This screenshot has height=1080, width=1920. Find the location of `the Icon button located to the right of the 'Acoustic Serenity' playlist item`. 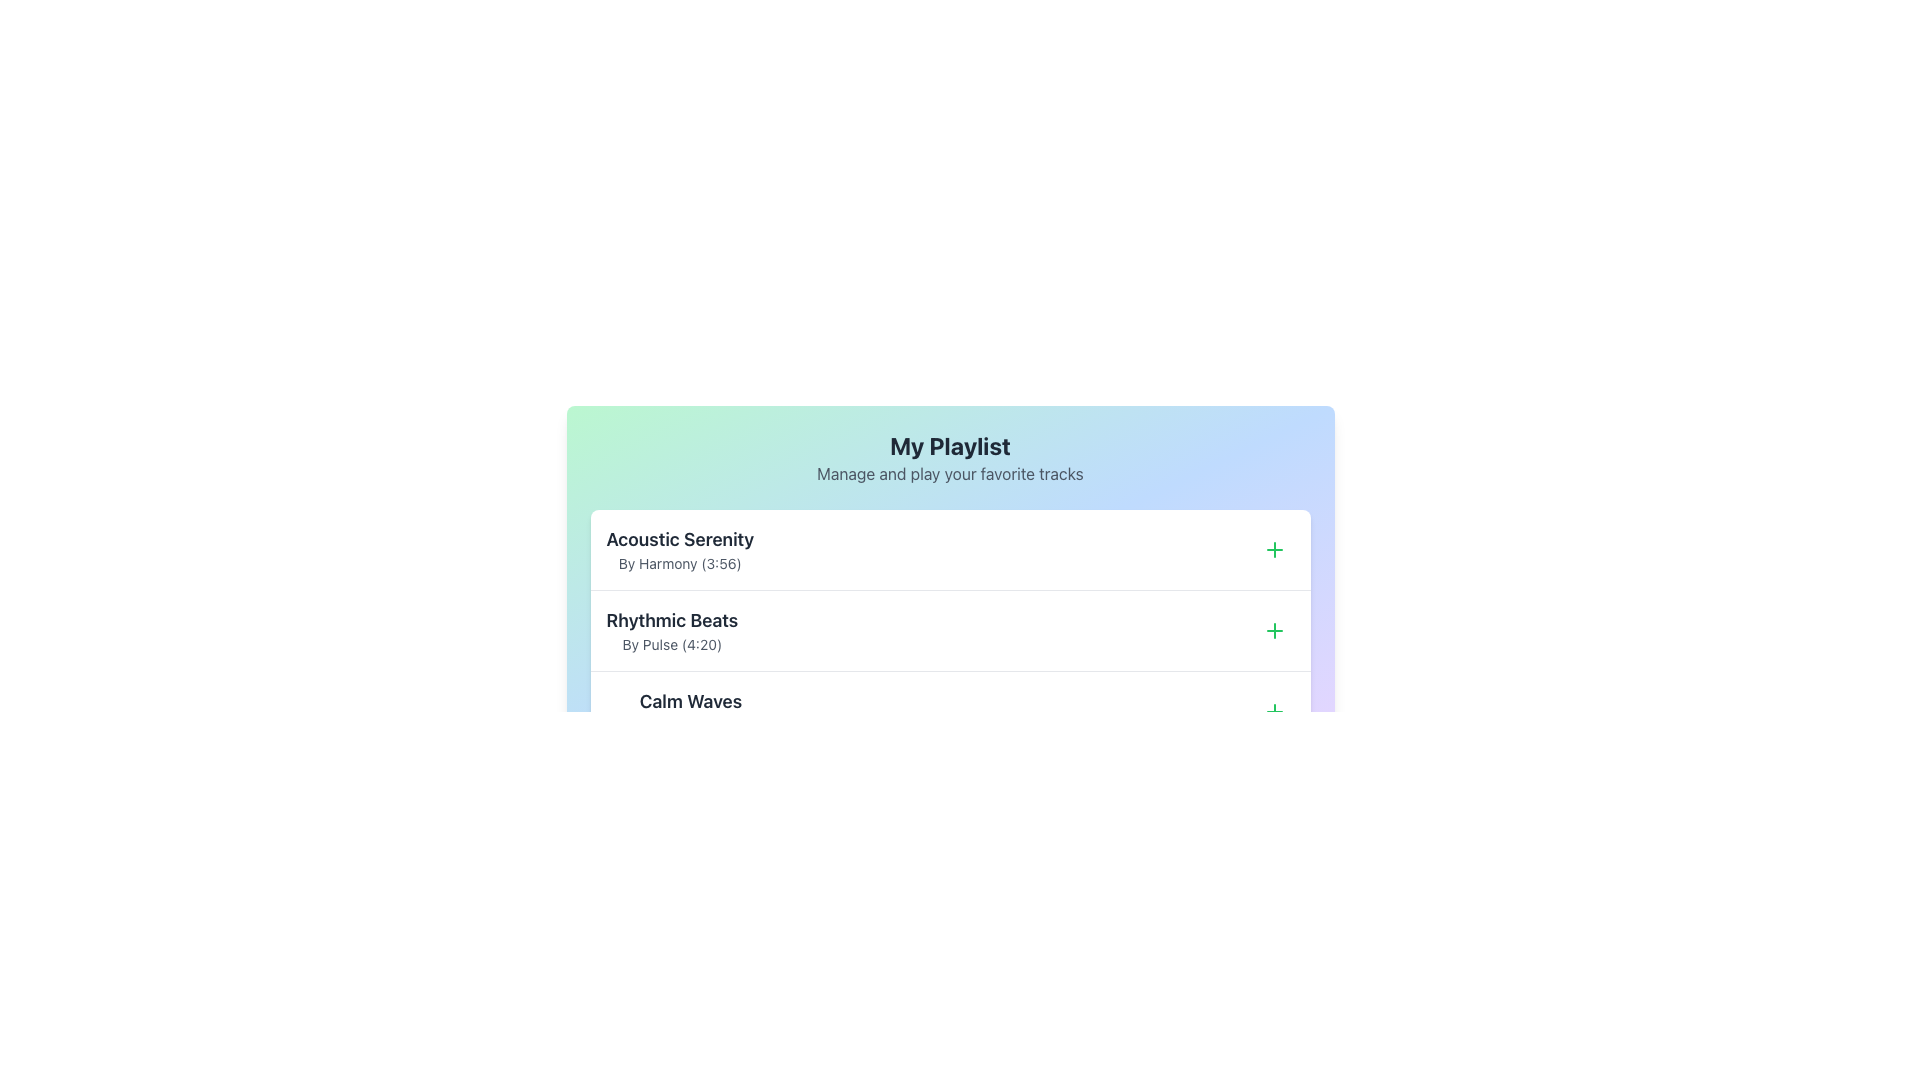

the Icon button located to the right of the 'Acoustic Serenity' playlist item is located at coordinates (1273, 550).